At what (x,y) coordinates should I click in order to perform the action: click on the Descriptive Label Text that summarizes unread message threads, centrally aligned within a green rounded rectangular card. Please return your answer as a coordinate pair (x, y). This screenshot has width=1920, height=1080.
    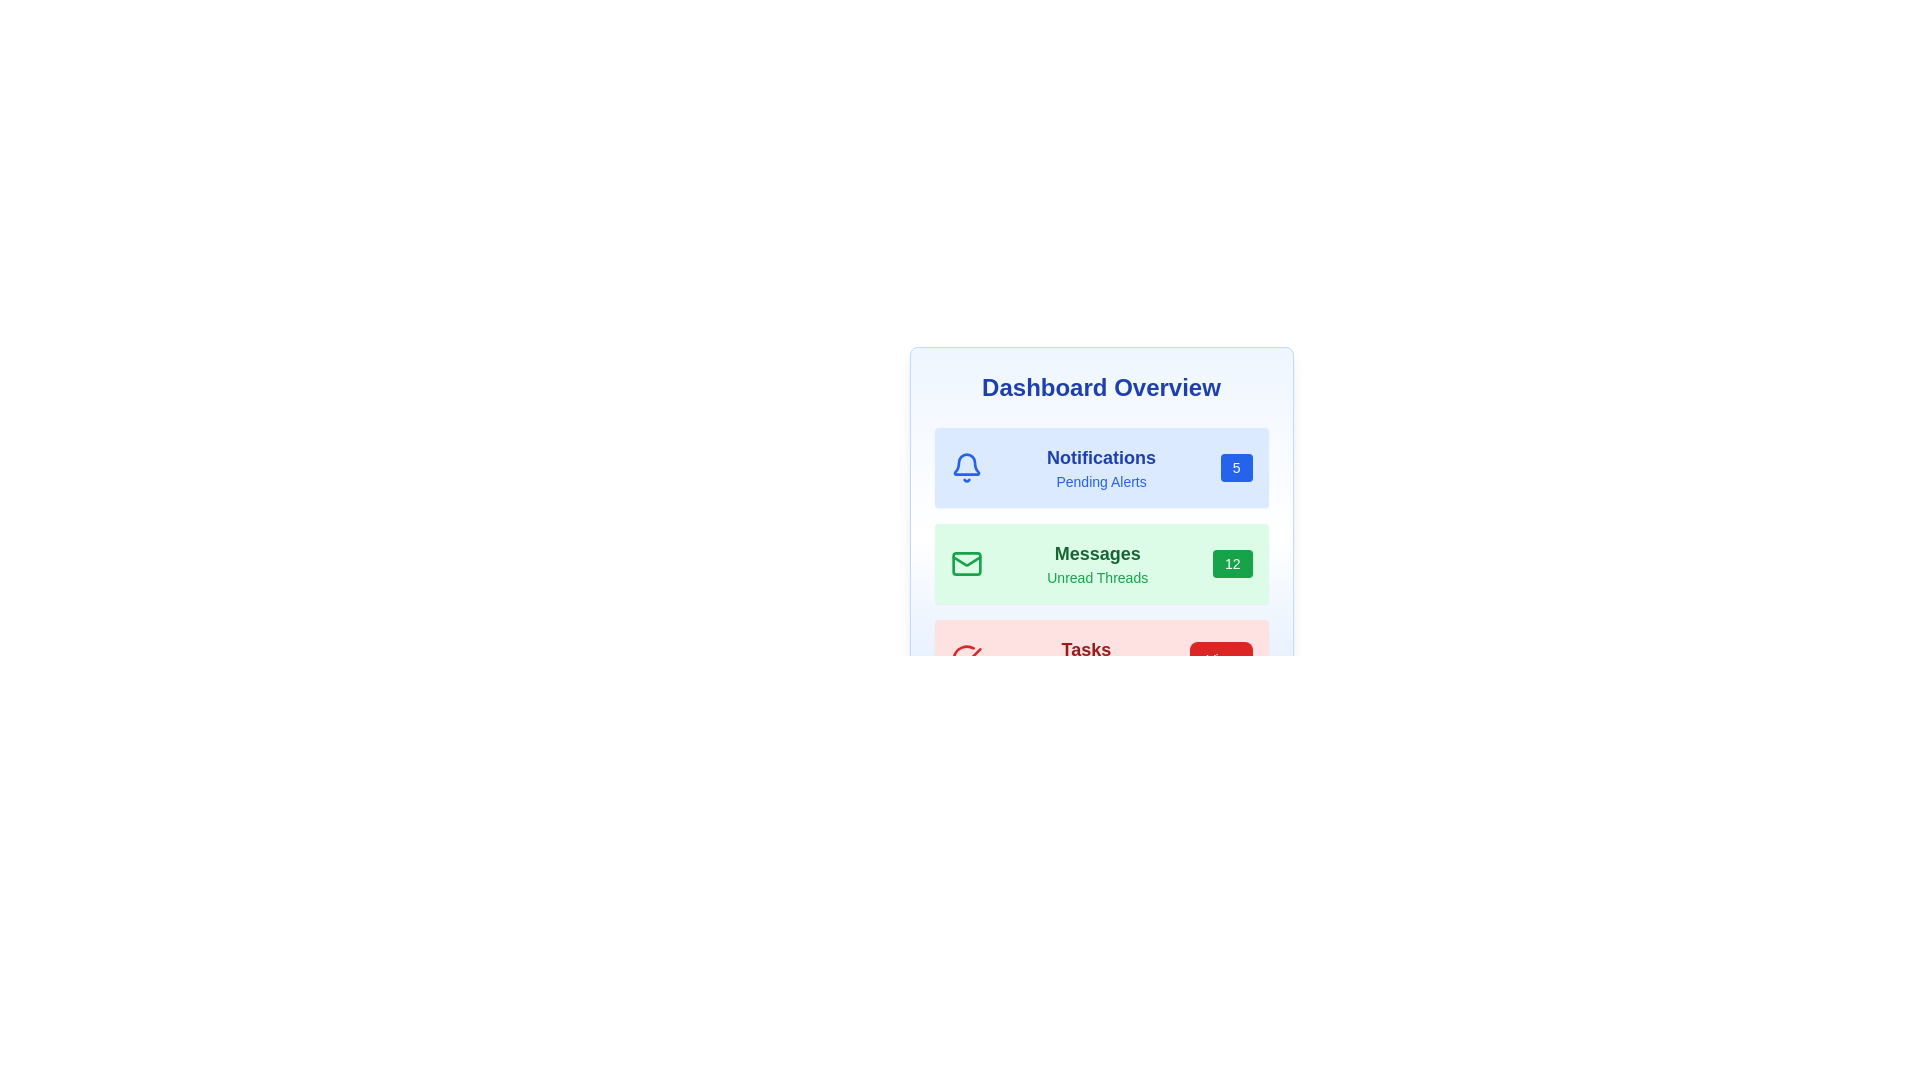
    Looking at the image, I should click on (1096, 563).